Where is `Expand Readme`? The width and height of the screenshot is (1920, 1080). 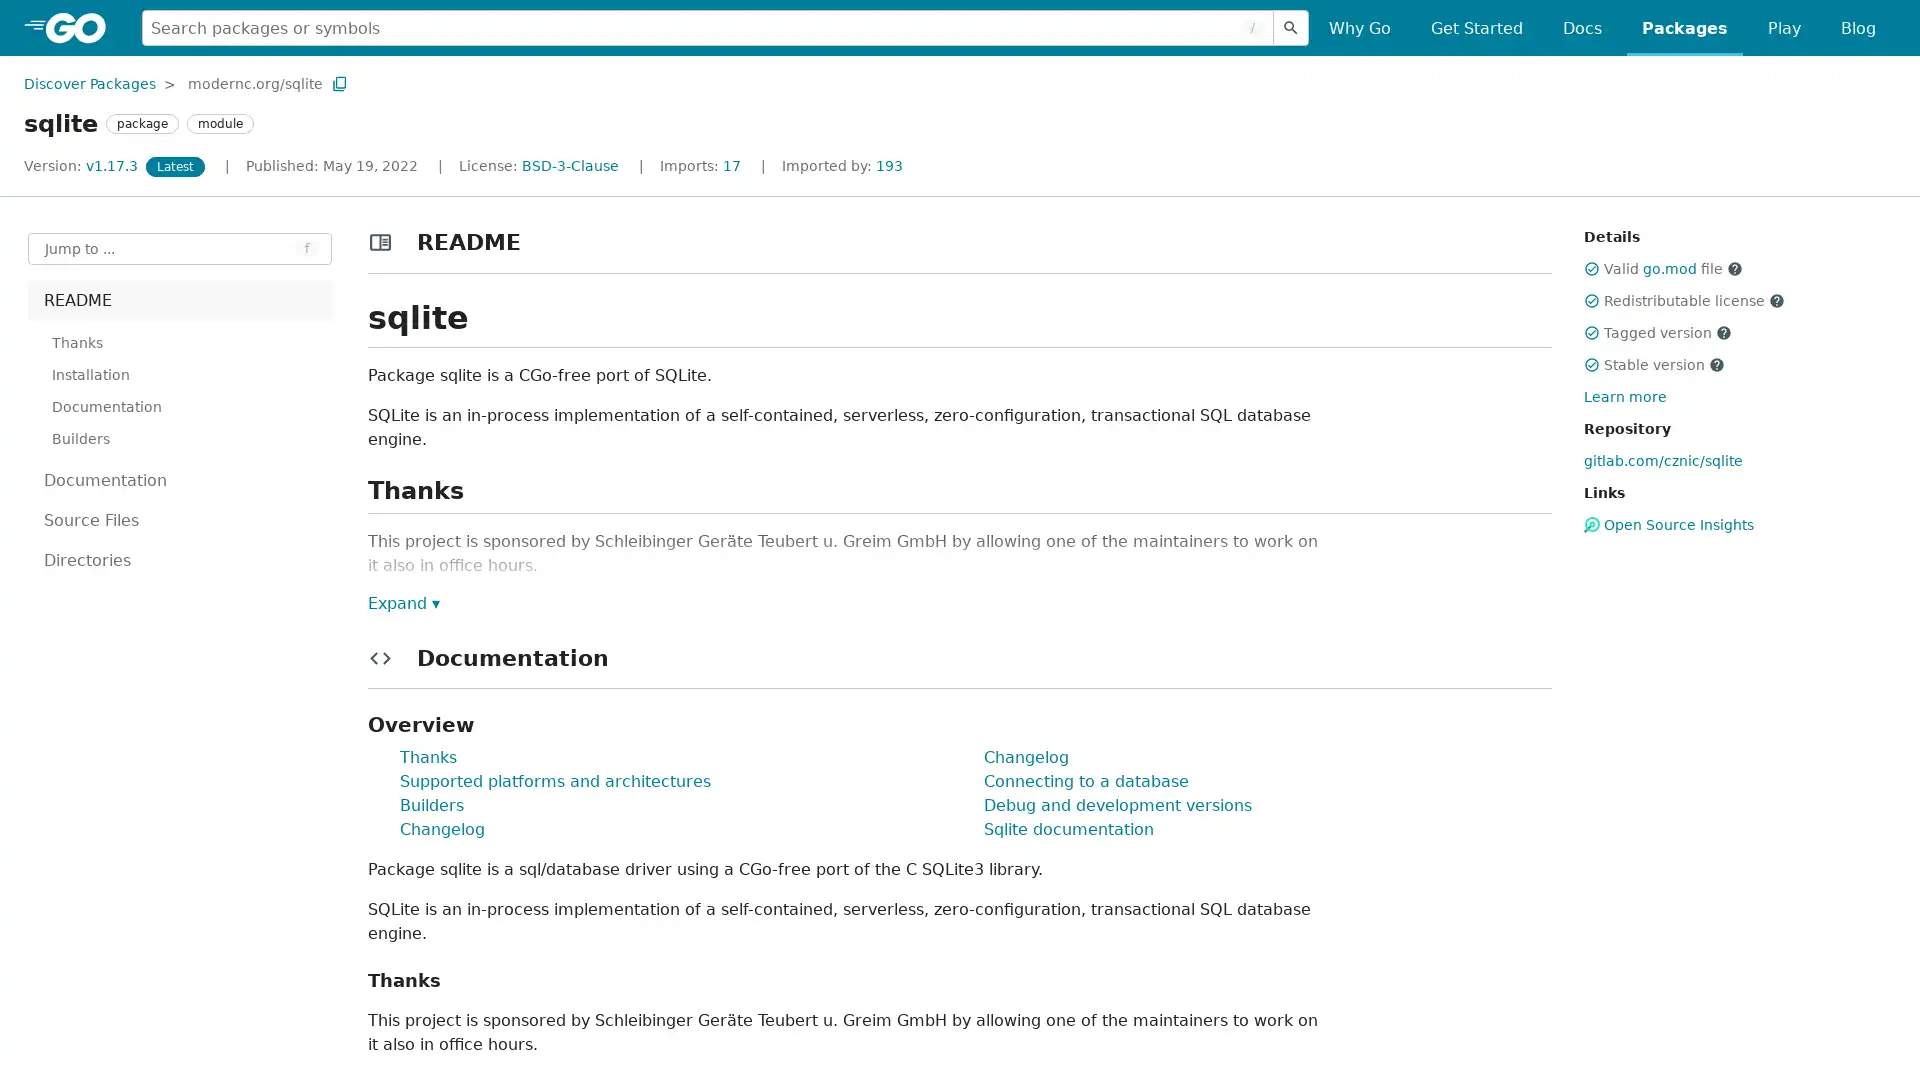
Expand Readme is located at coordinates (402, 601).